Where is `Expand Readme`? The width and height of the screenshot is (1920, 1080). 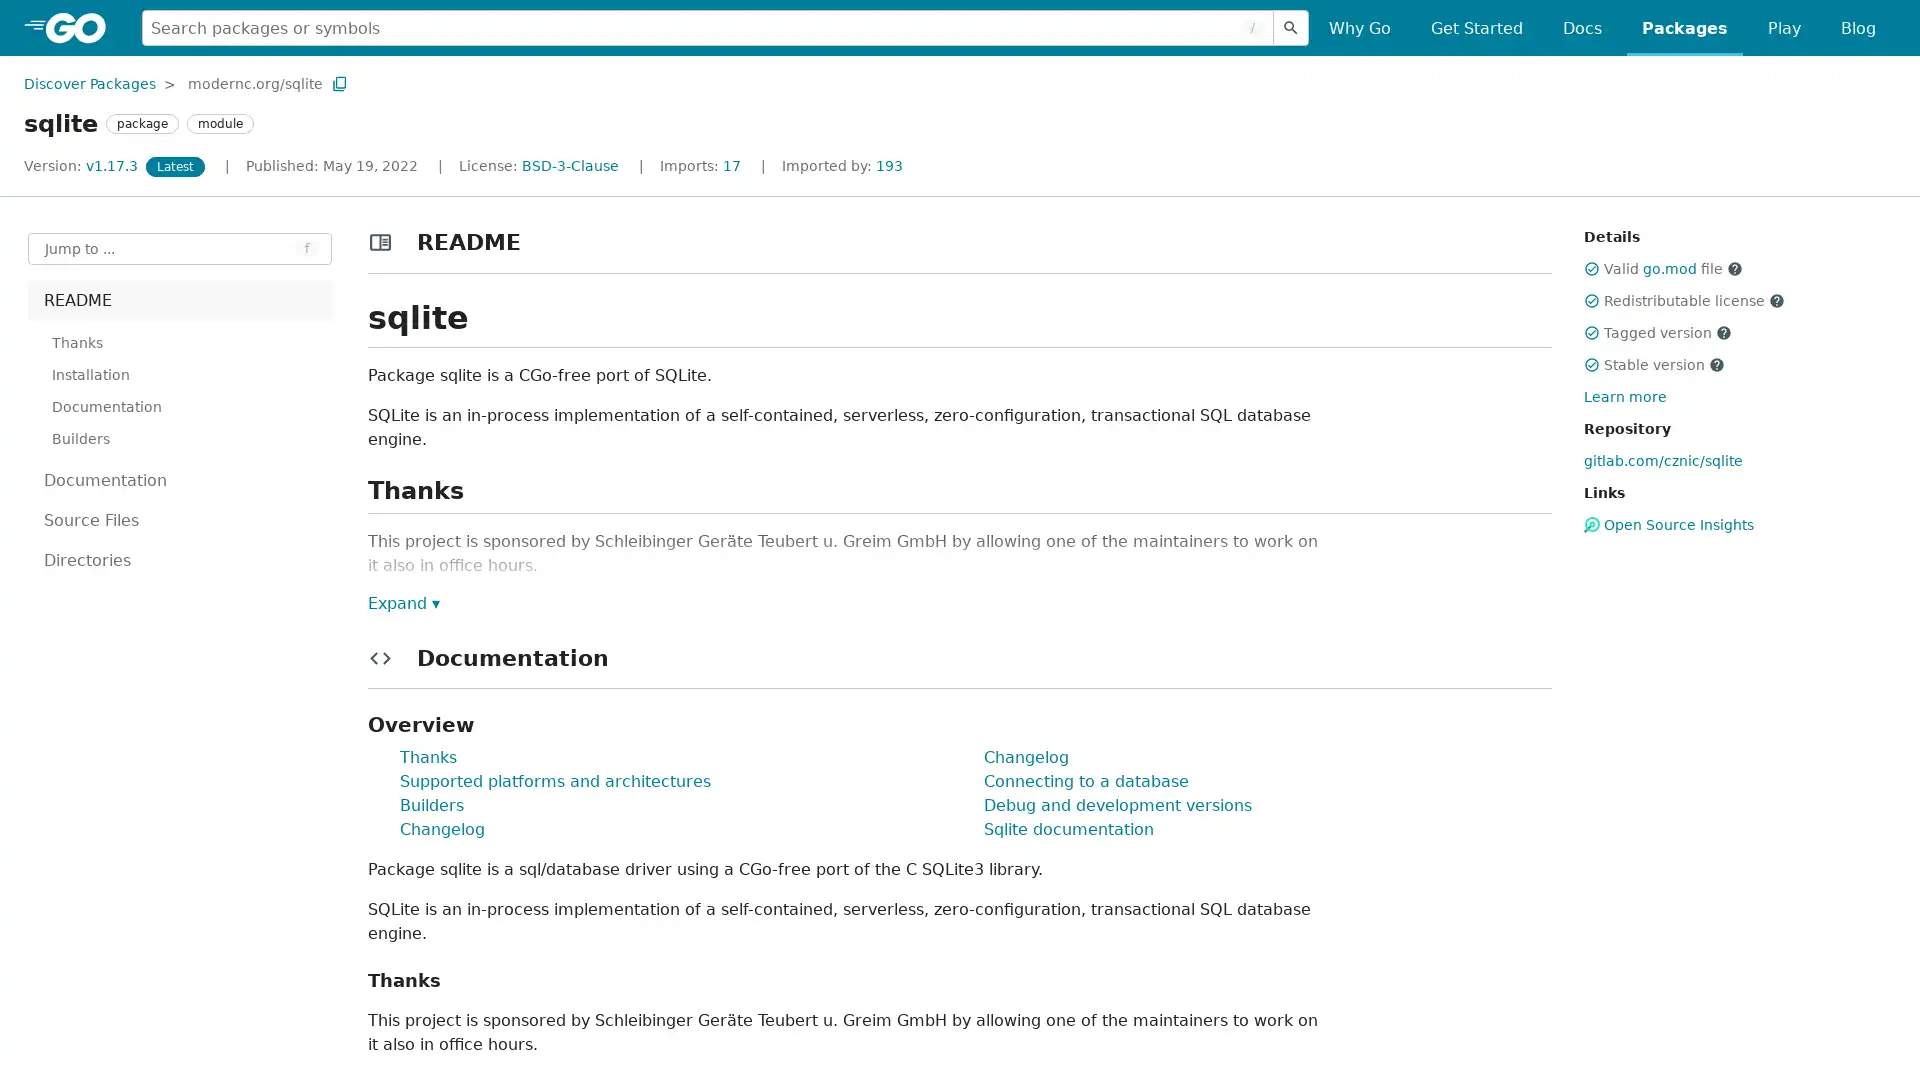
Expand Readme is located at coordinates (402, 601).